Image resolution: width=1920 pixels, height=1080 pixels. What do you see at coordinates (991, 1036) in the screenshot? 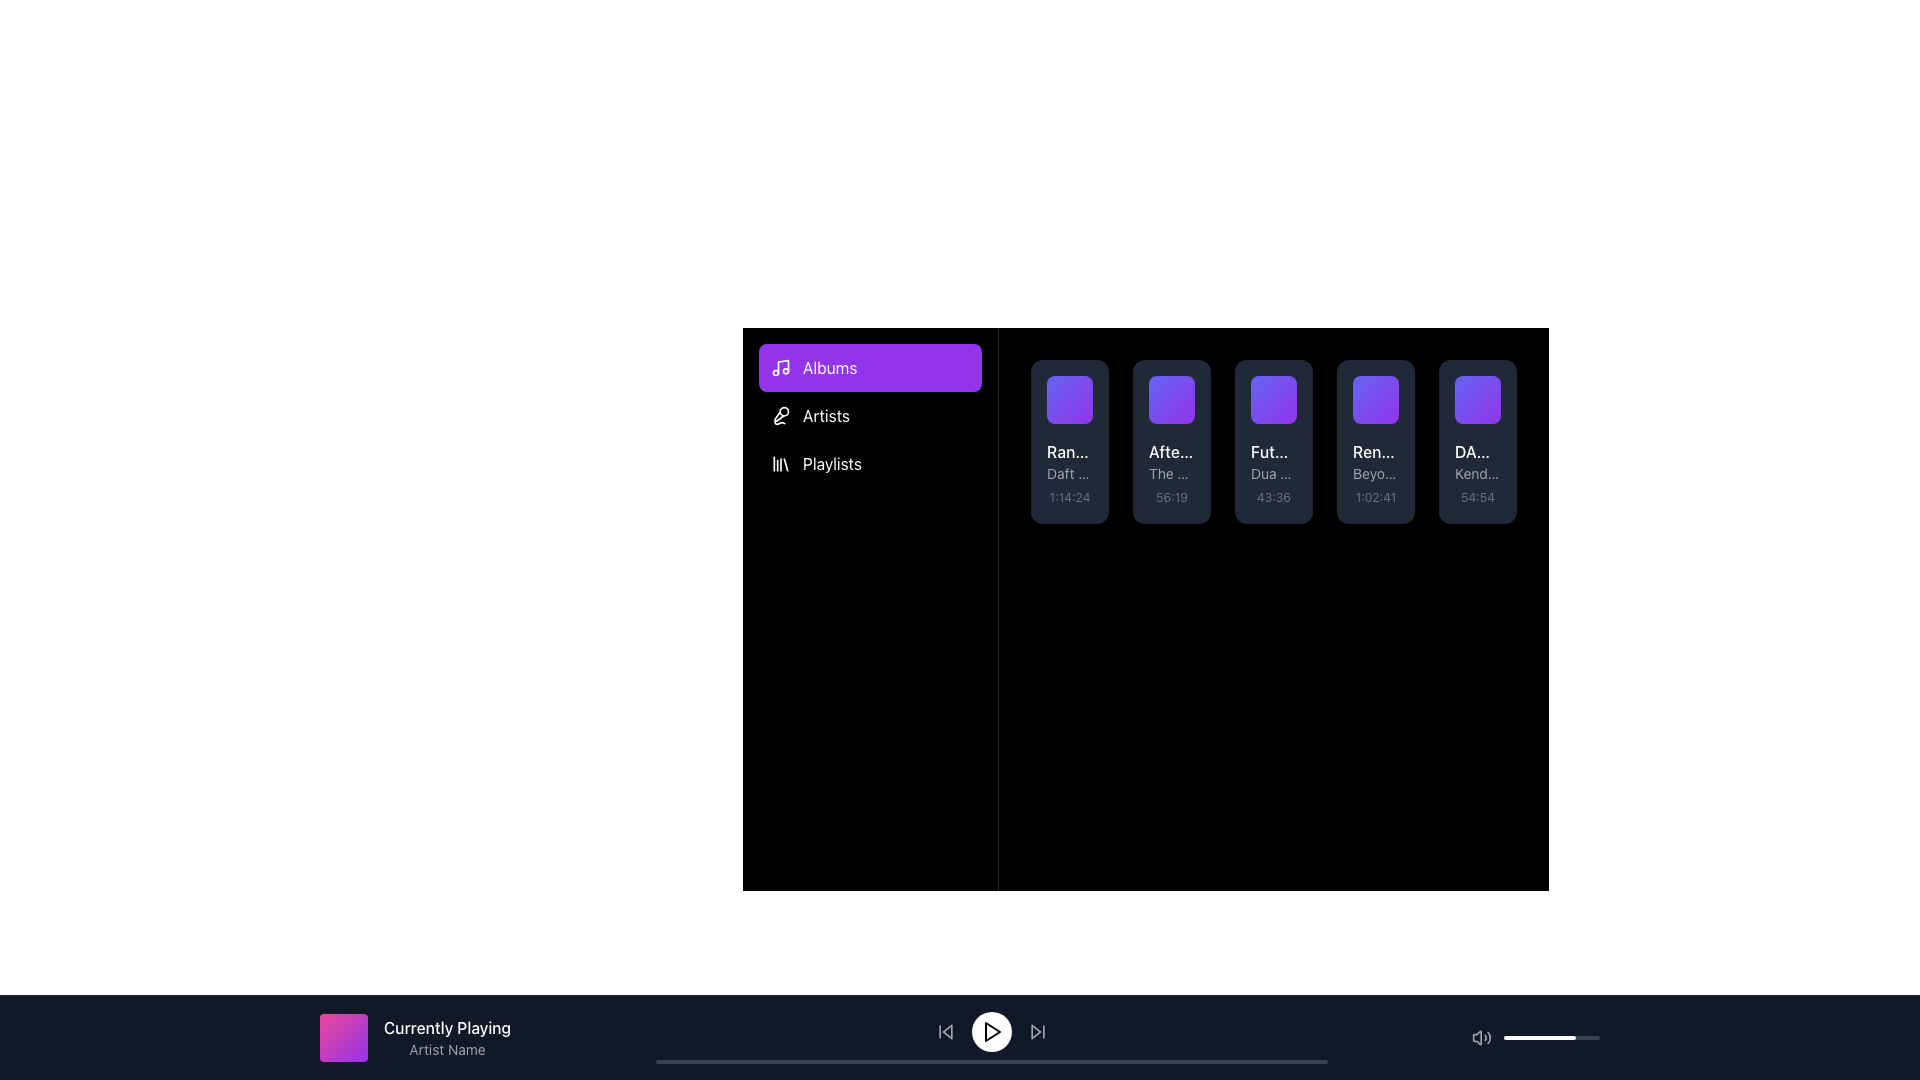
I see `the play button located at the bottom center of the interface` at bounding box center [991, 1036].